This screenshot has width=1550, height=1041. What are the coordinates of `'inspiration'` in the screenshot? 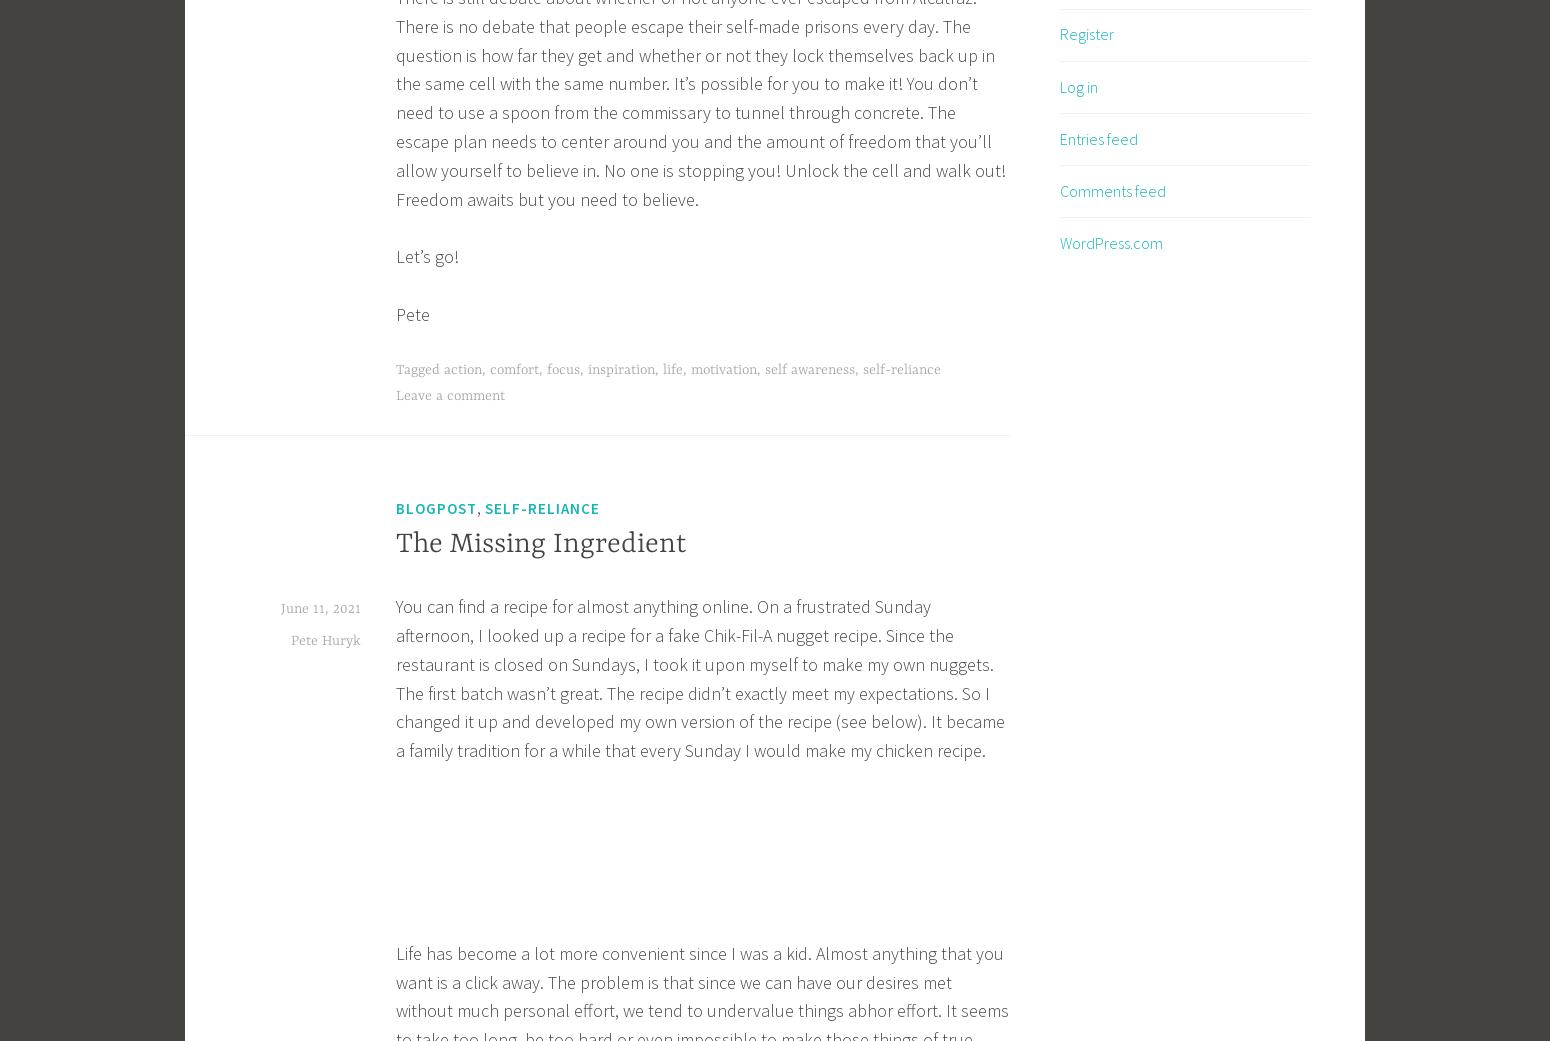 It's located at (620, 369).